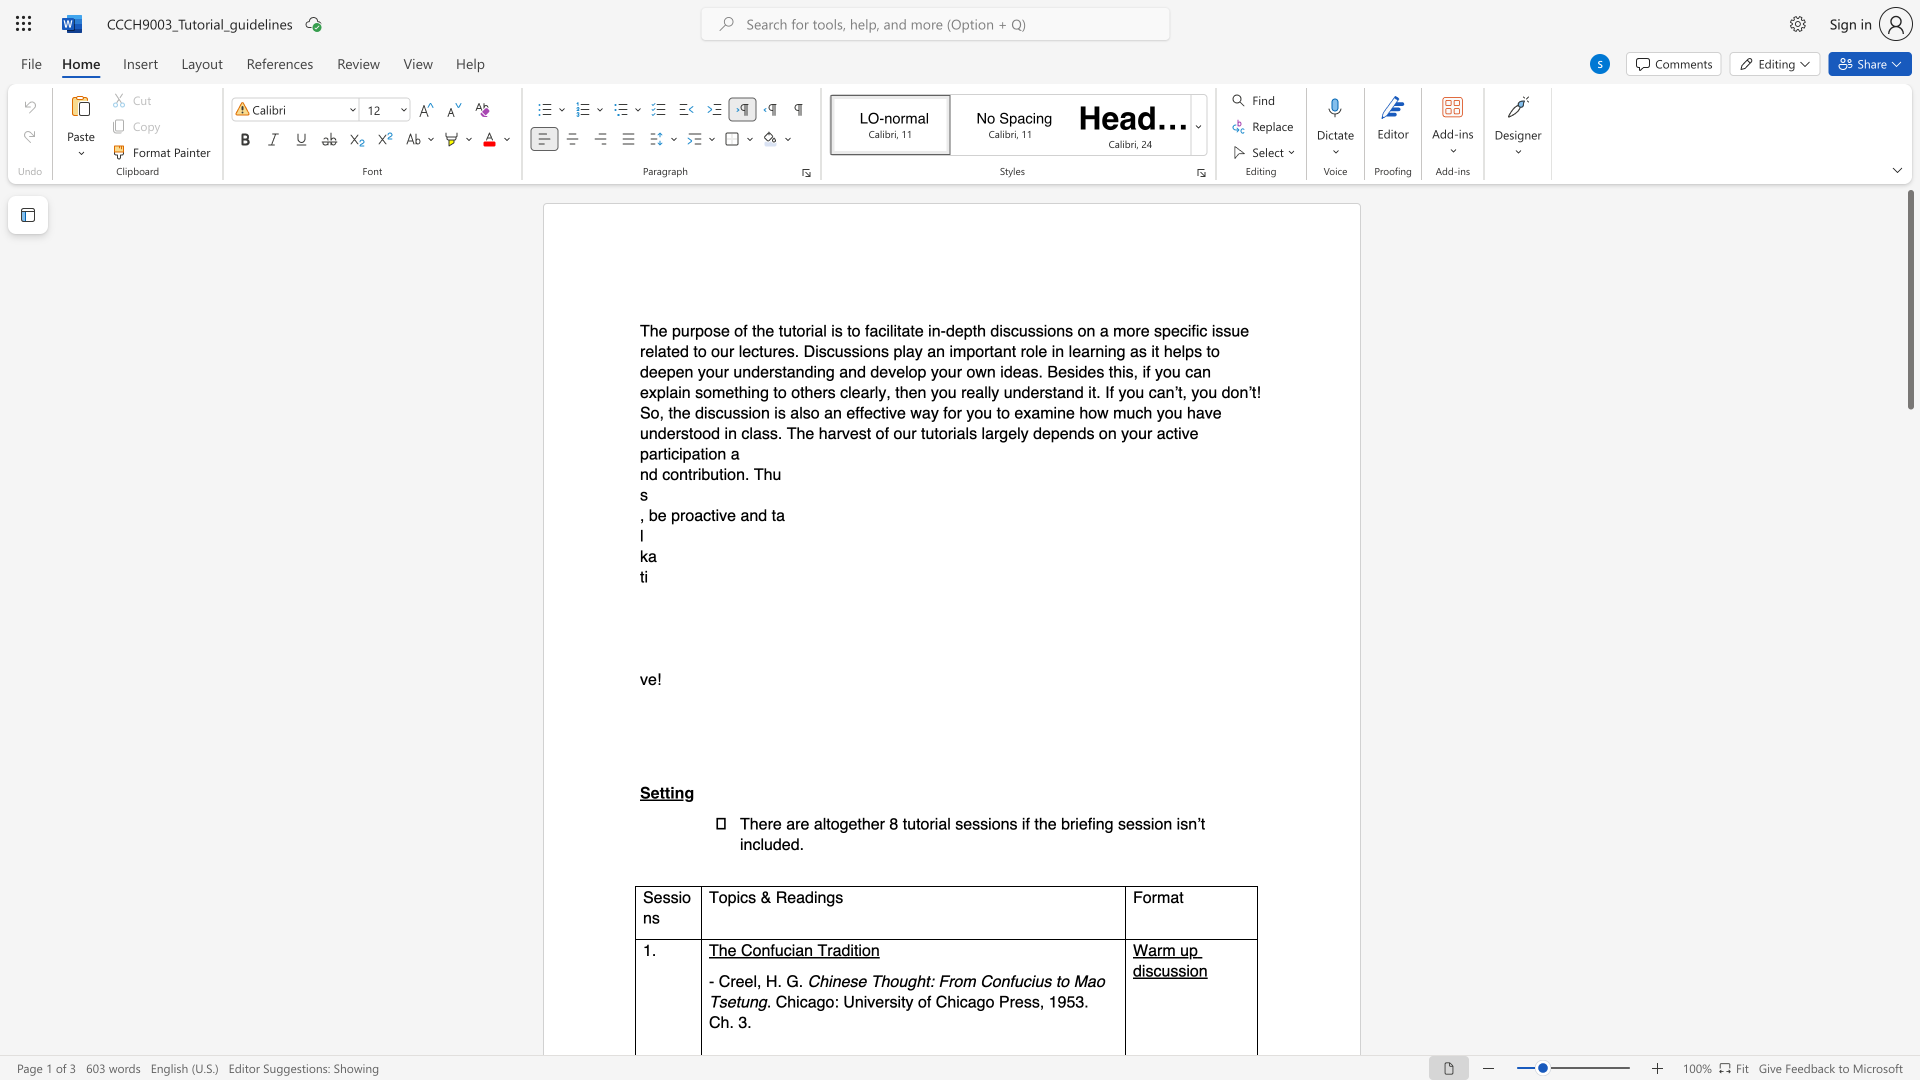  Describe the element at coordinates (1909, 698) in the screenshot. I see `the scrollbar to move the page downward` at that location.